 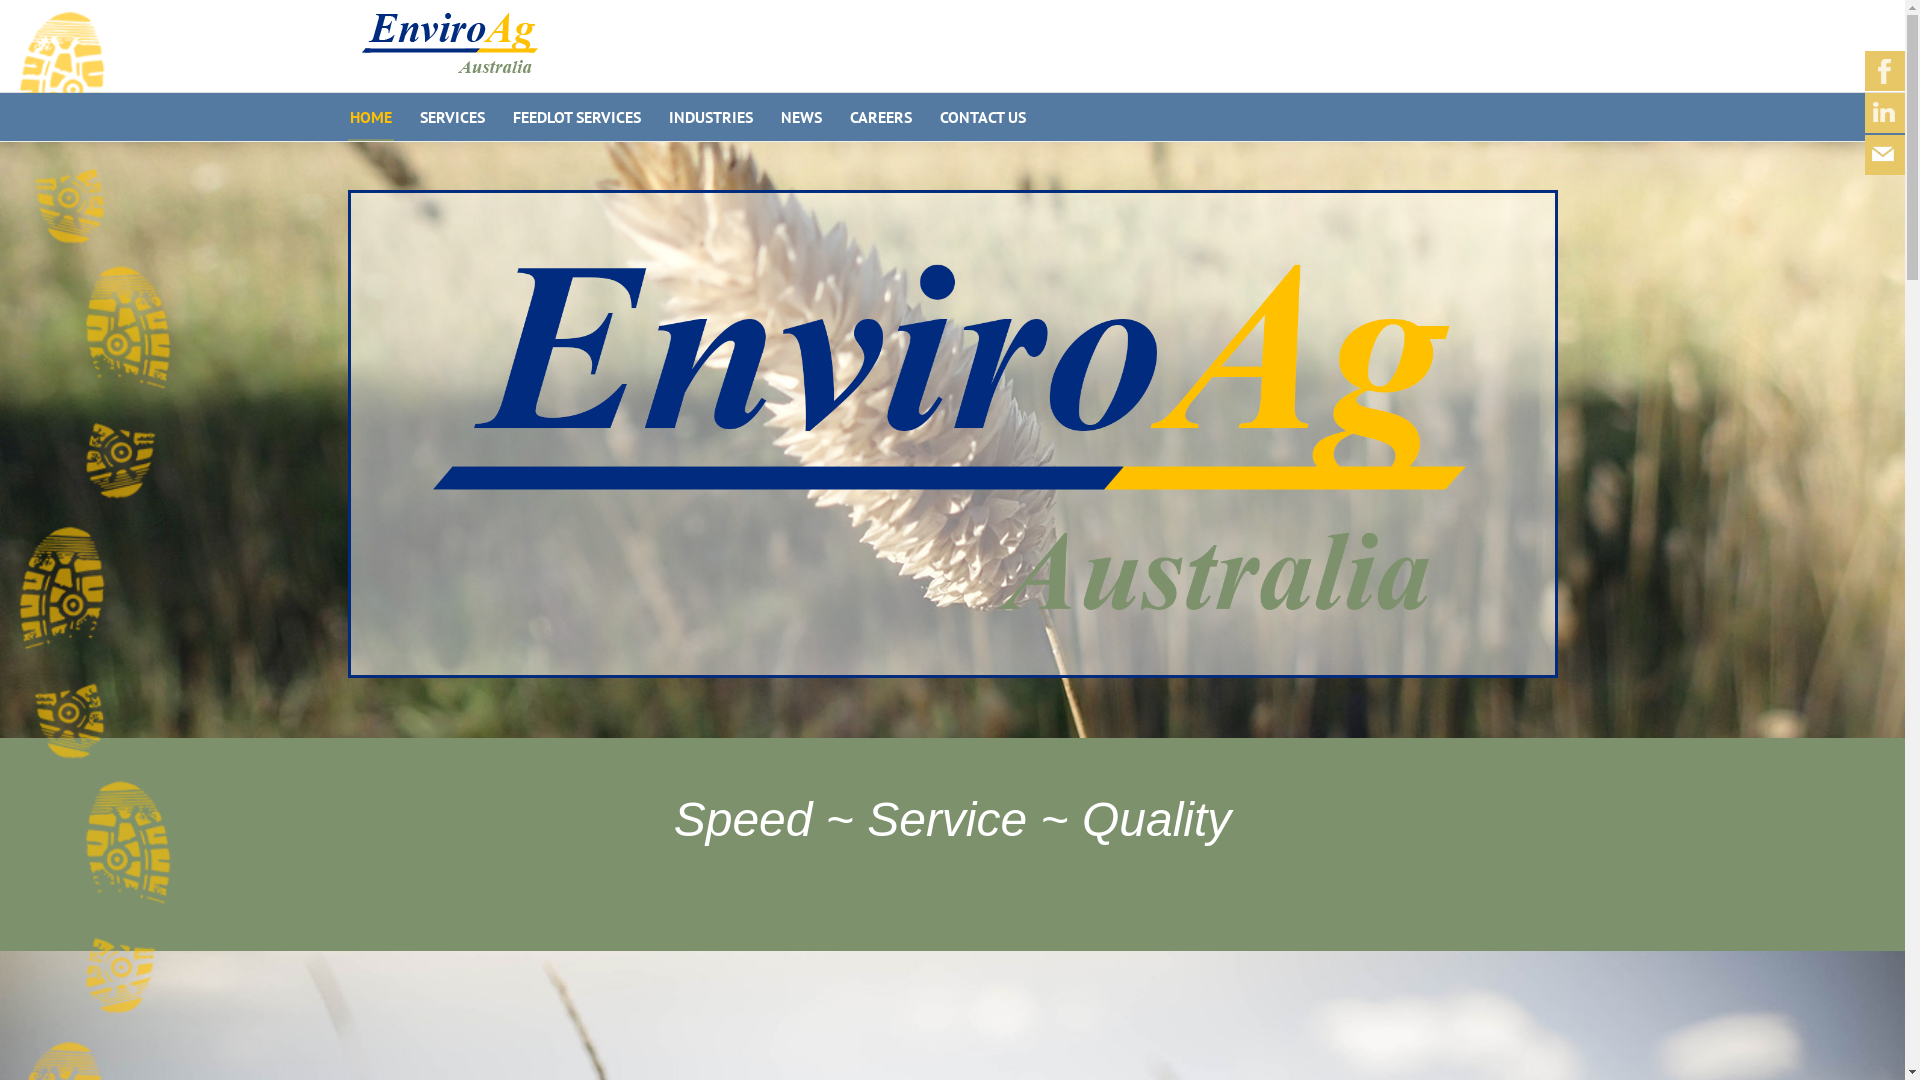 What do you see at coordinates (800, 116) in the screenshot?
I see `'NEWS'` at bounding box center [800, 116].